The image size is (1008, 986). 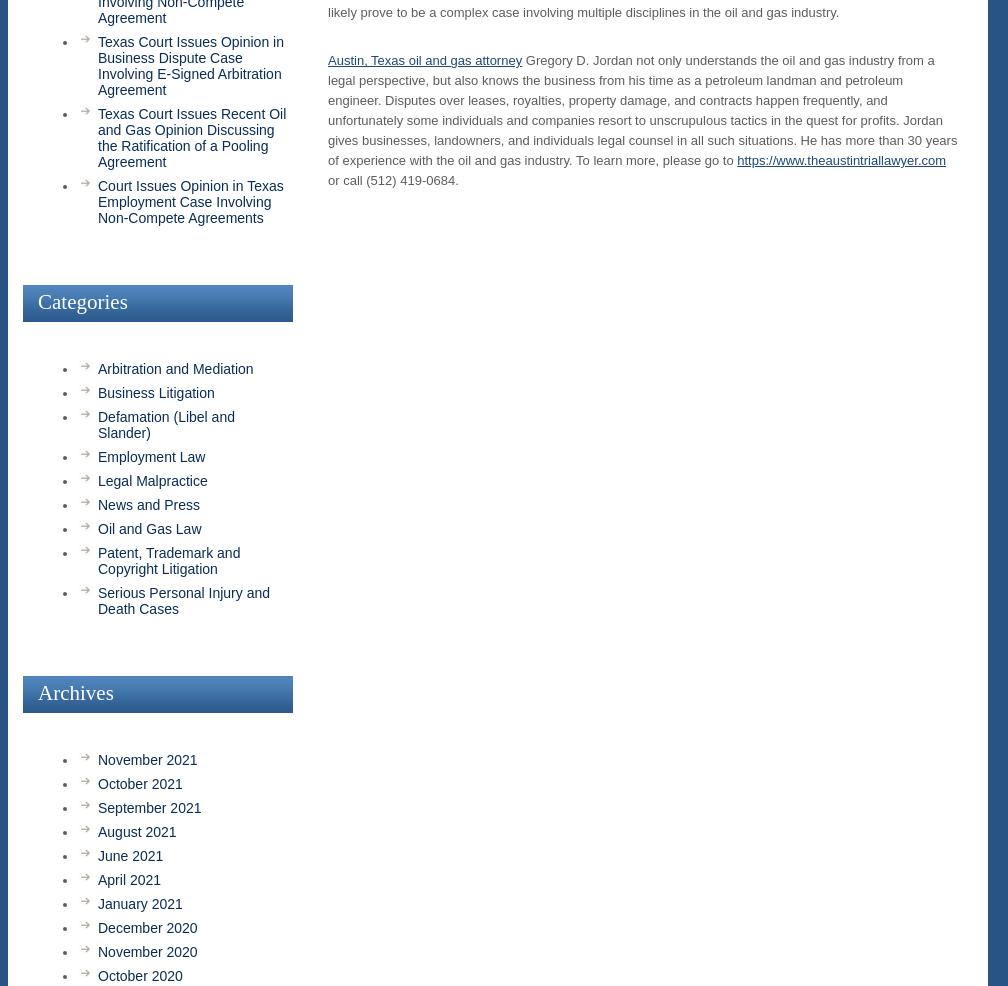 I want to click on 'Serious Personal Injury and Death Cases', so click(x=97, y=600).